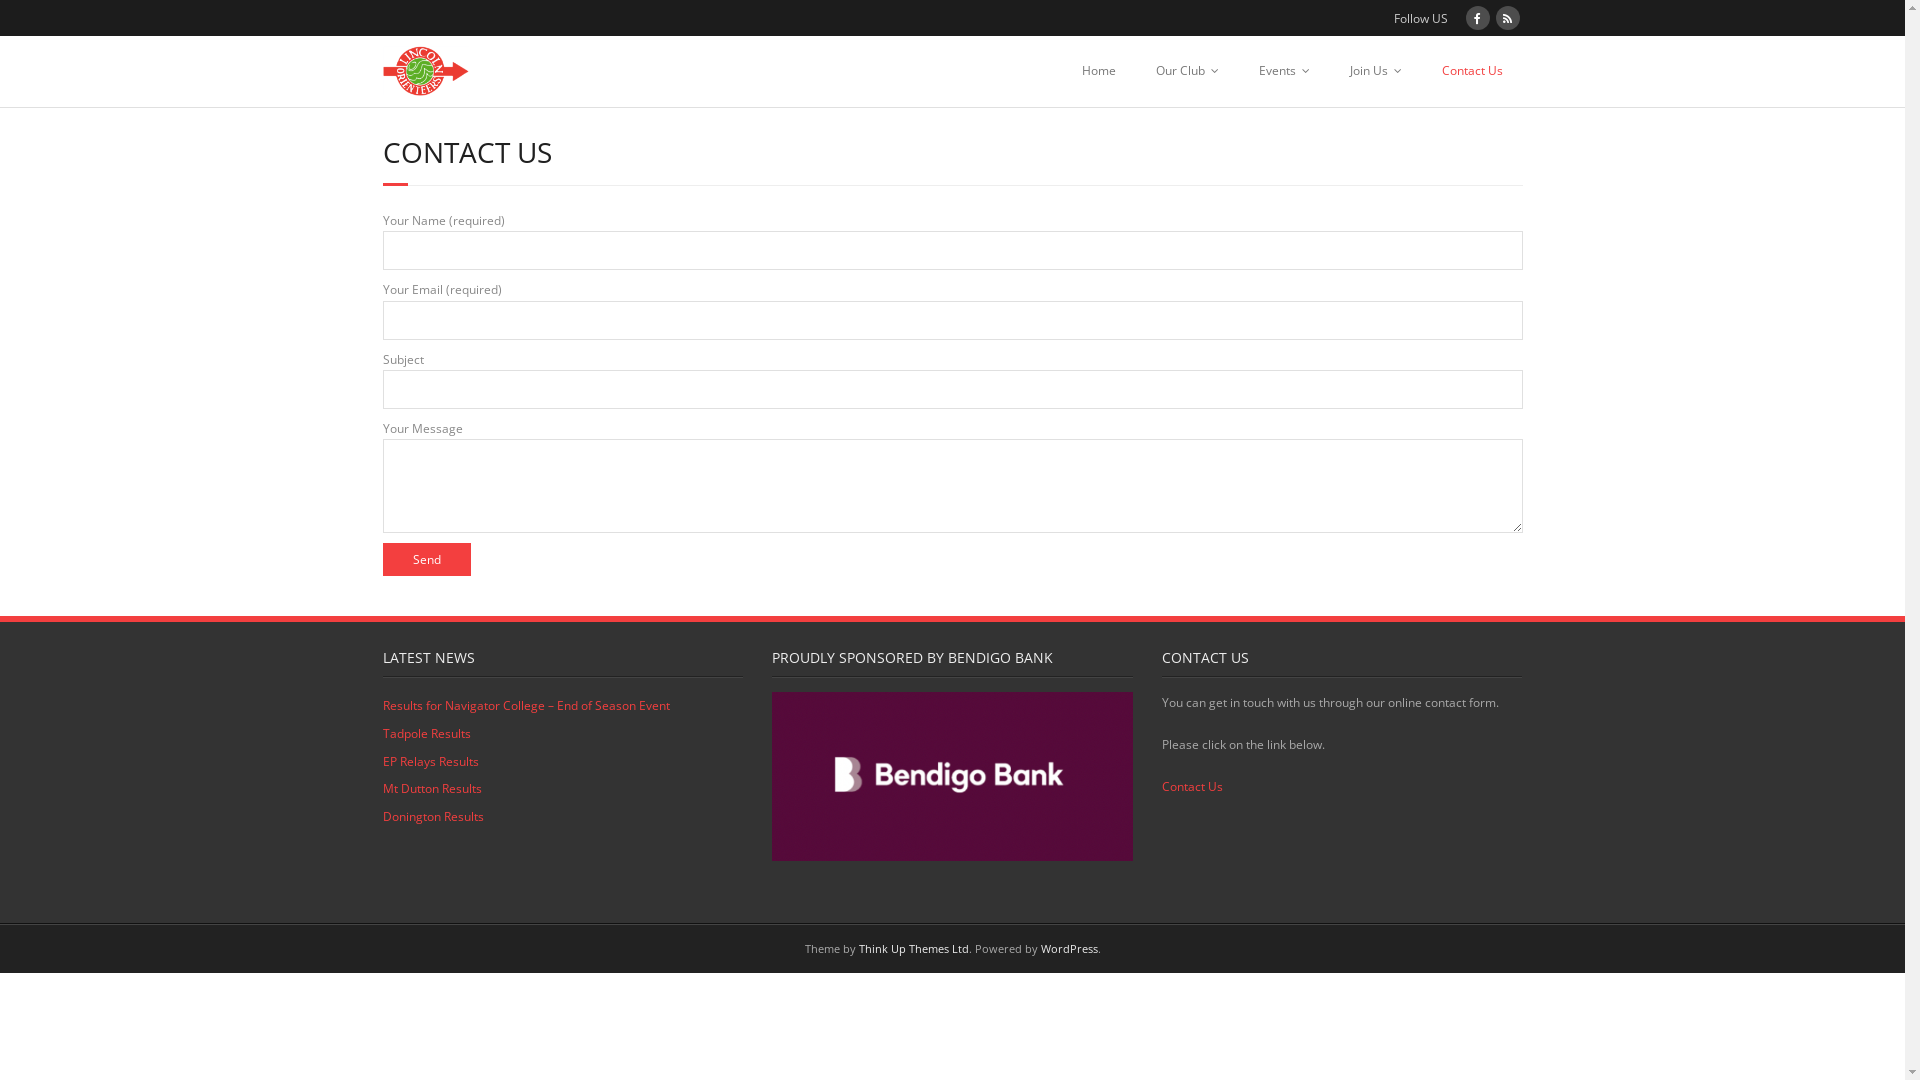 This screenshot has width=1920, height=1080. What do you see at coordinates (1283, 69) in the screenshot?
I see `'Events'` at bounding box center [1283, 69].